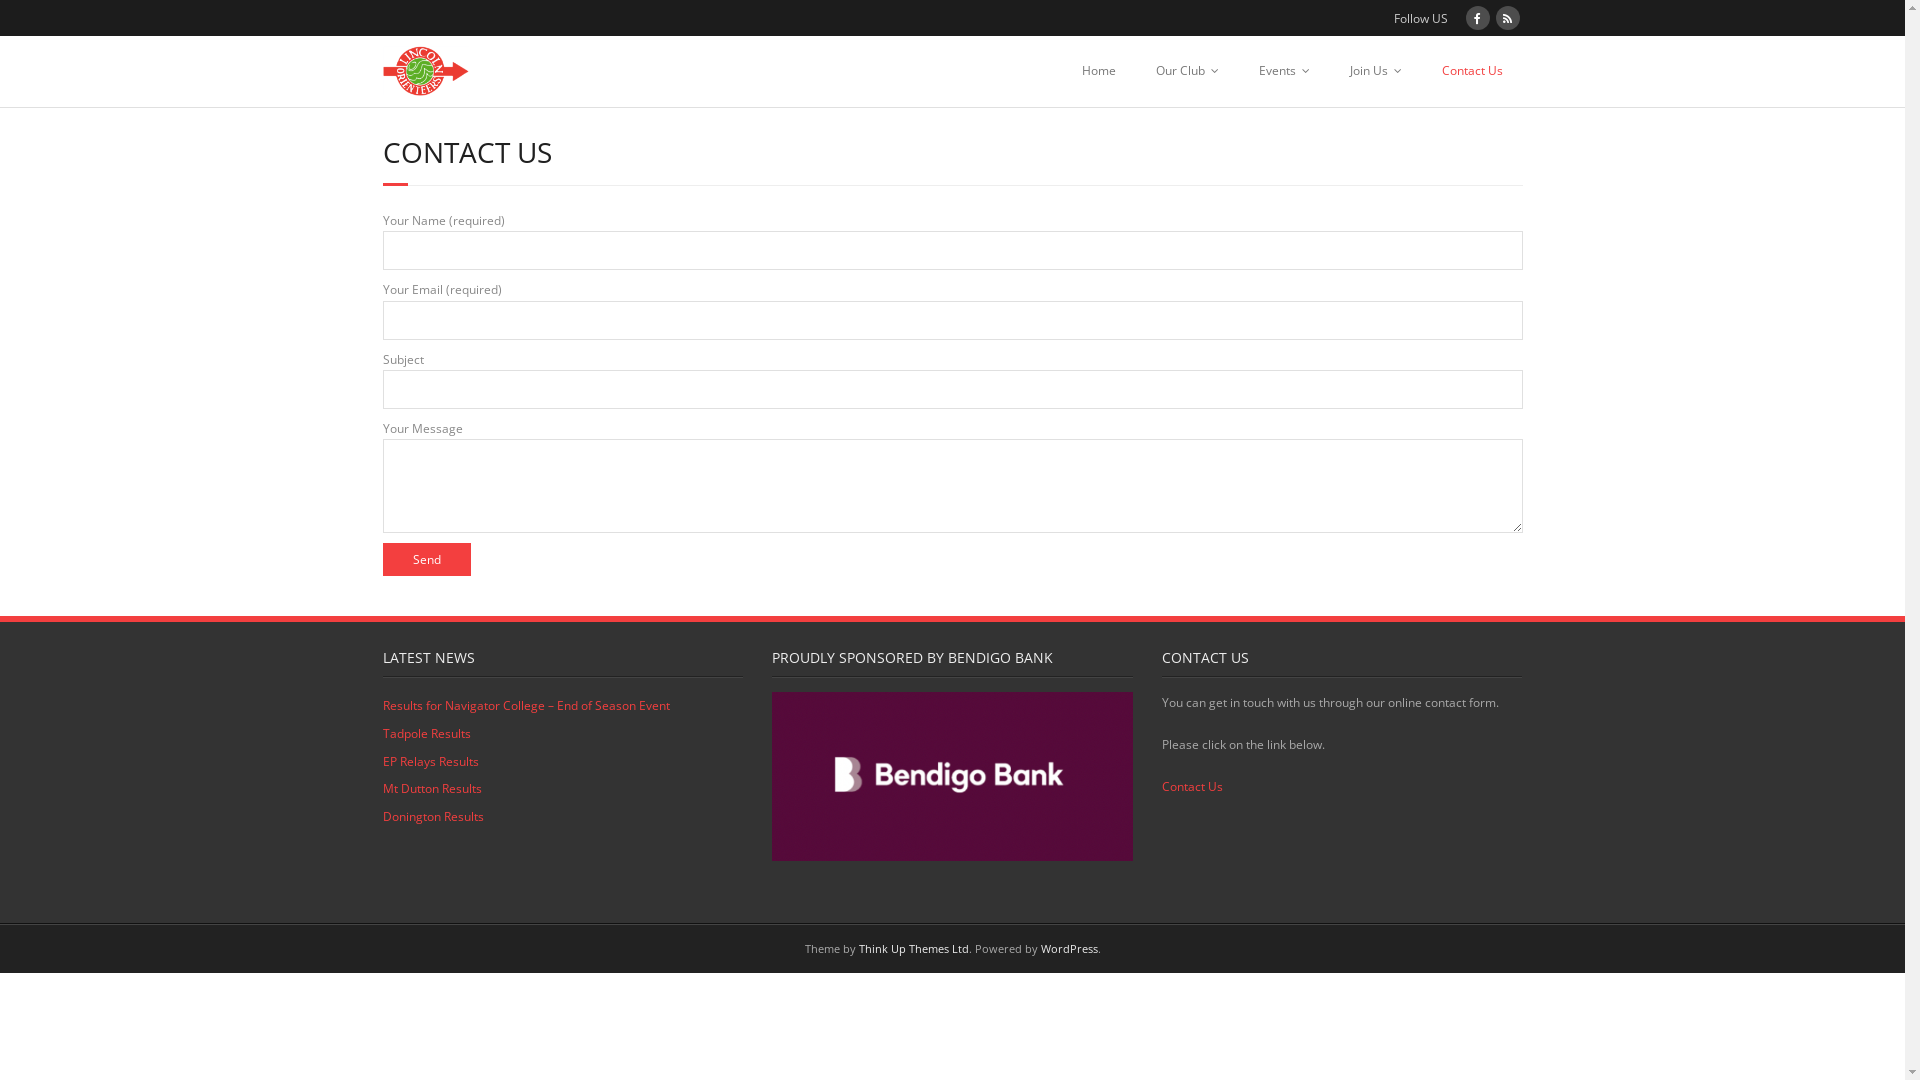 This screenshot has width=1920, height=1080. What do you see at coordinates (1283, 69) in the screenshot?
I see `'Events'` at bounding box center [1283, 69].